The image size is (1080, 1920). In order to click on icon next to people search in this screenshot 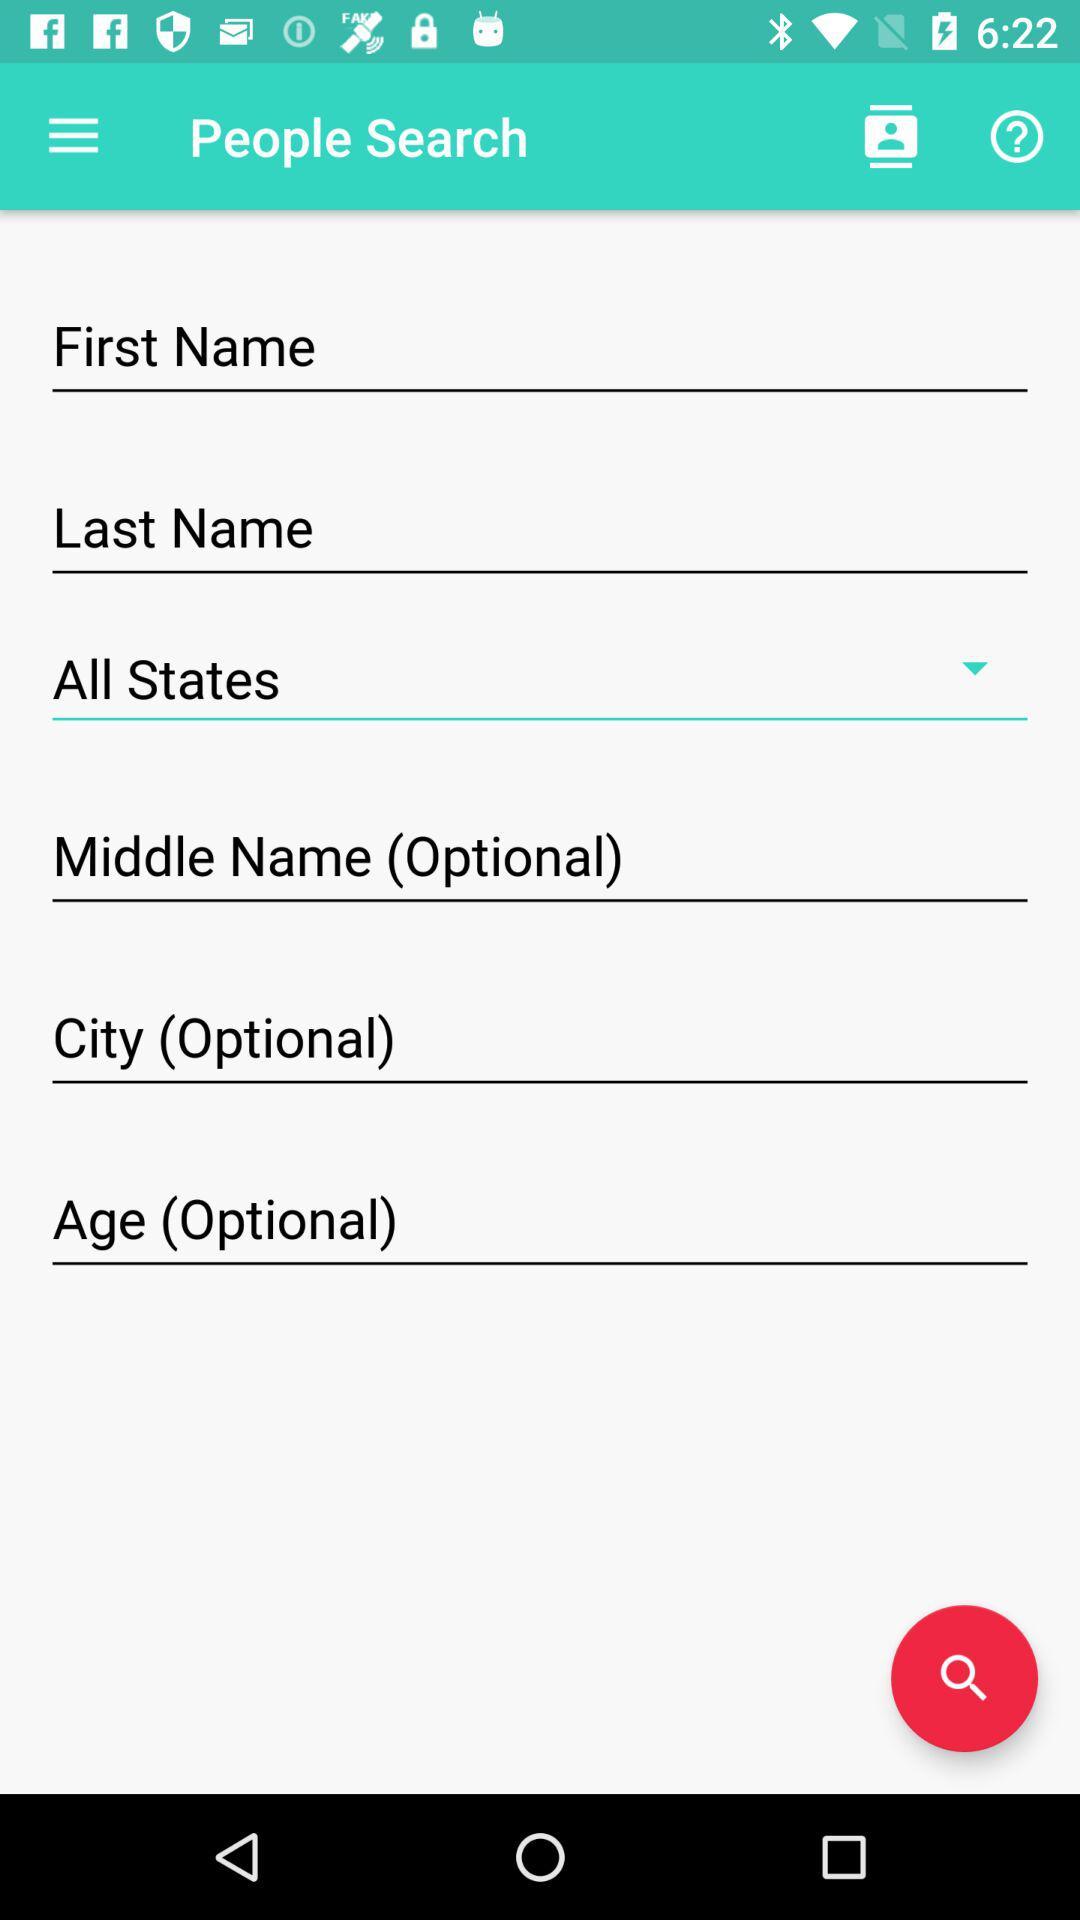, I will do `click(72, 135)`.